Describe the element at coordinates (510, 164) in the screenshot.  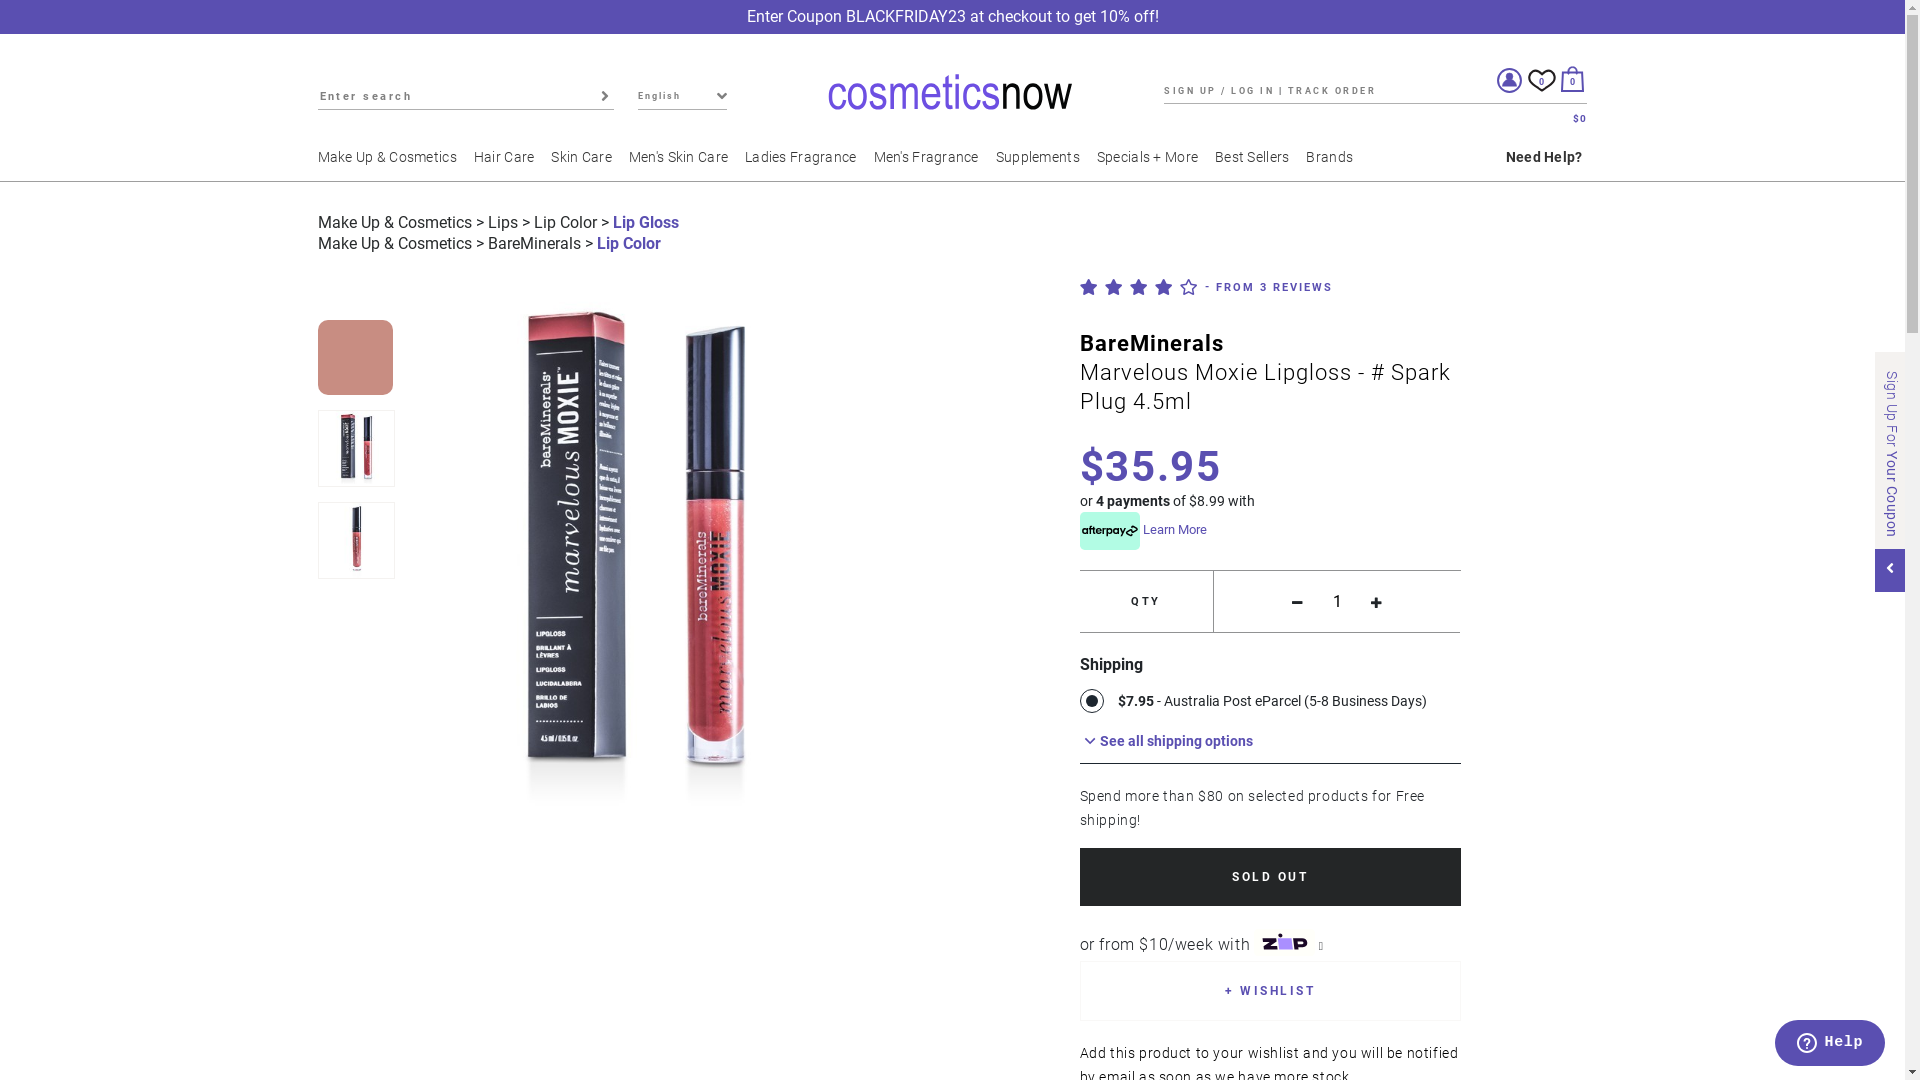
I see `'Hair Care'` at that location.